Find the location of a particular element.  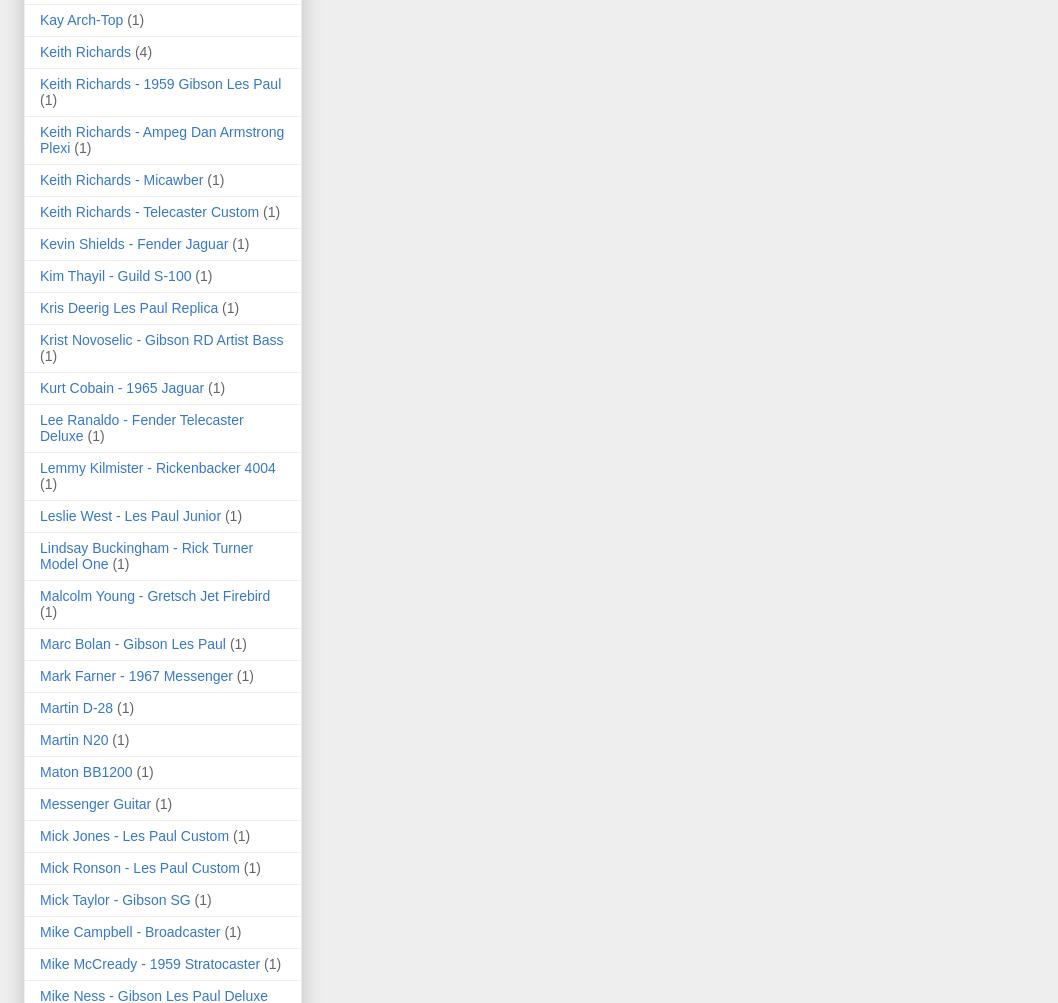

'Kurt Cobain - 1965 Jaguar' is located at coordinates (120, 385).